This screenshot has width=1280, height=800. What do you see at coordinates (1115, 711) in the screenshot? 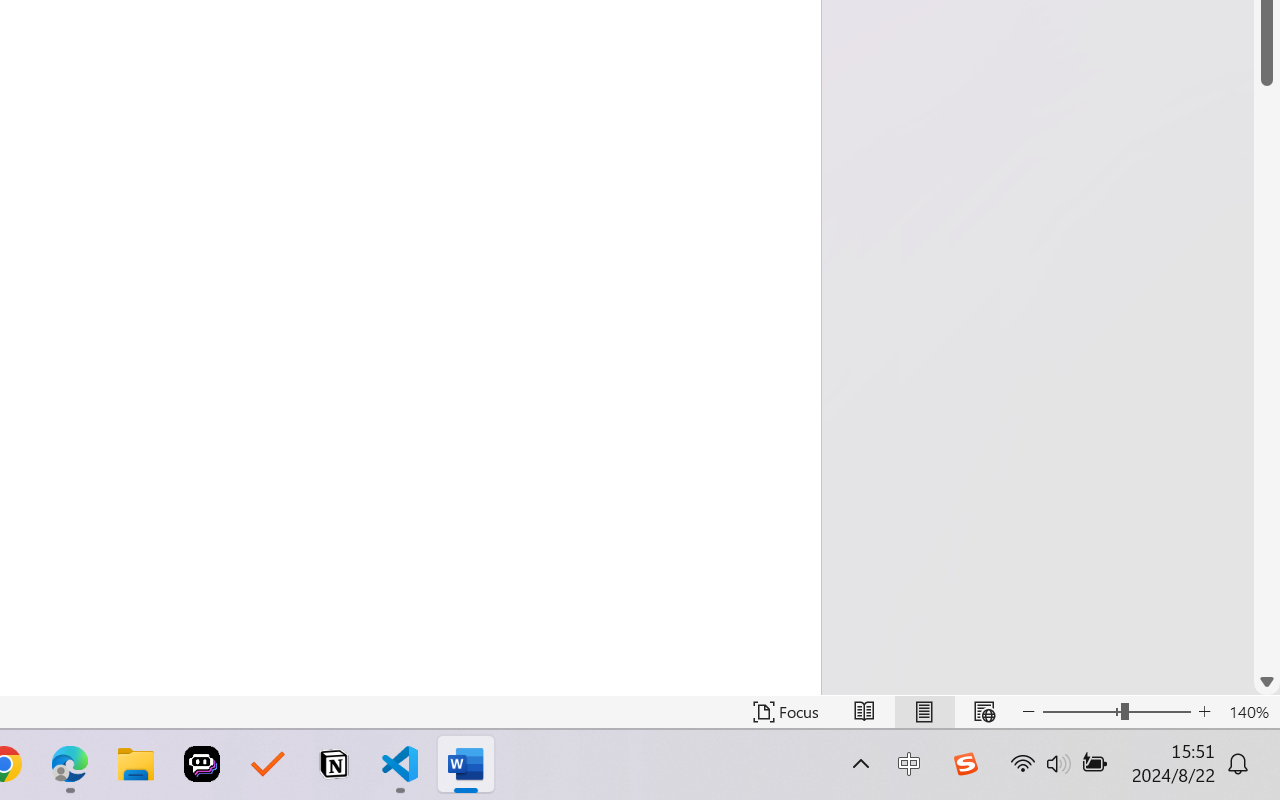
I see `'Zoom'` at bounding box center [1115, 711].